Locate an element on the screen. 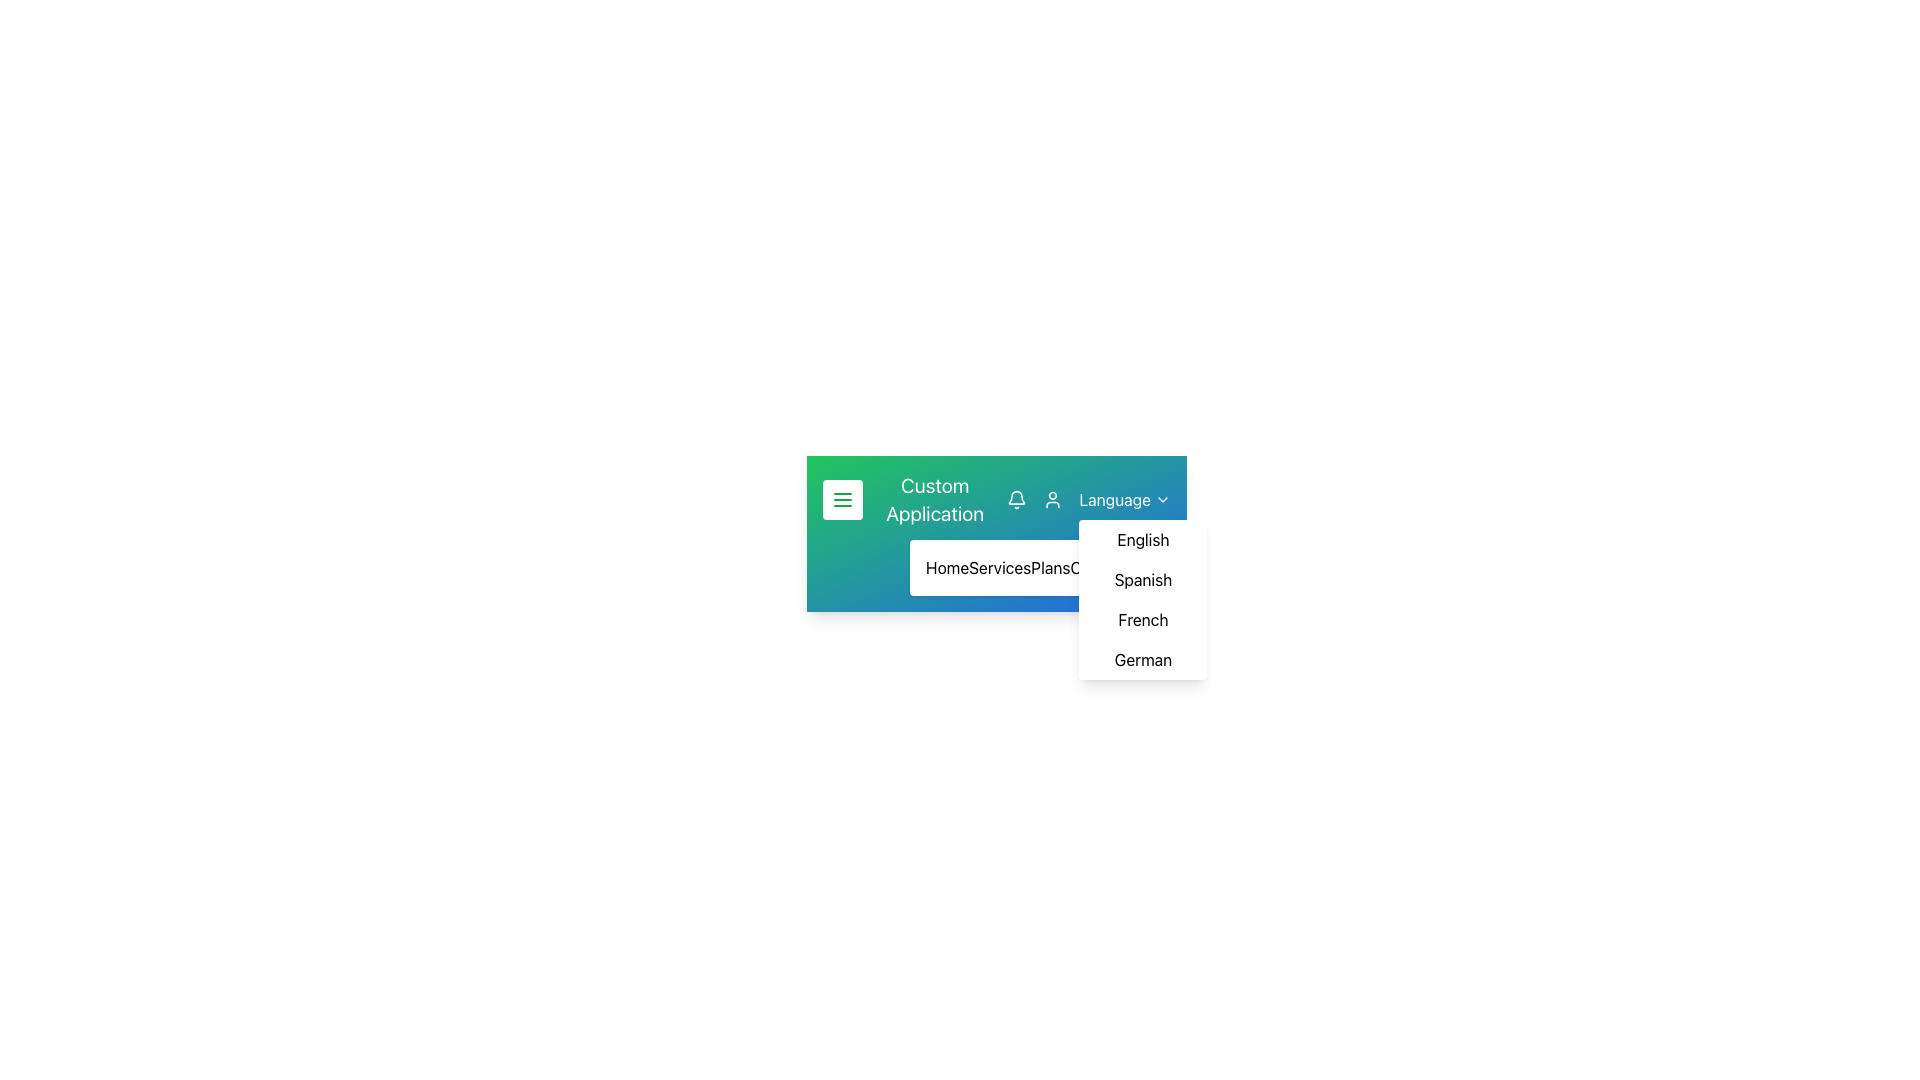 This screenshot has width=1920, height=1080. the third entry in the language selection dropdown menu, which represents the option to change the application language to French is located at coordinates (1143, 619).